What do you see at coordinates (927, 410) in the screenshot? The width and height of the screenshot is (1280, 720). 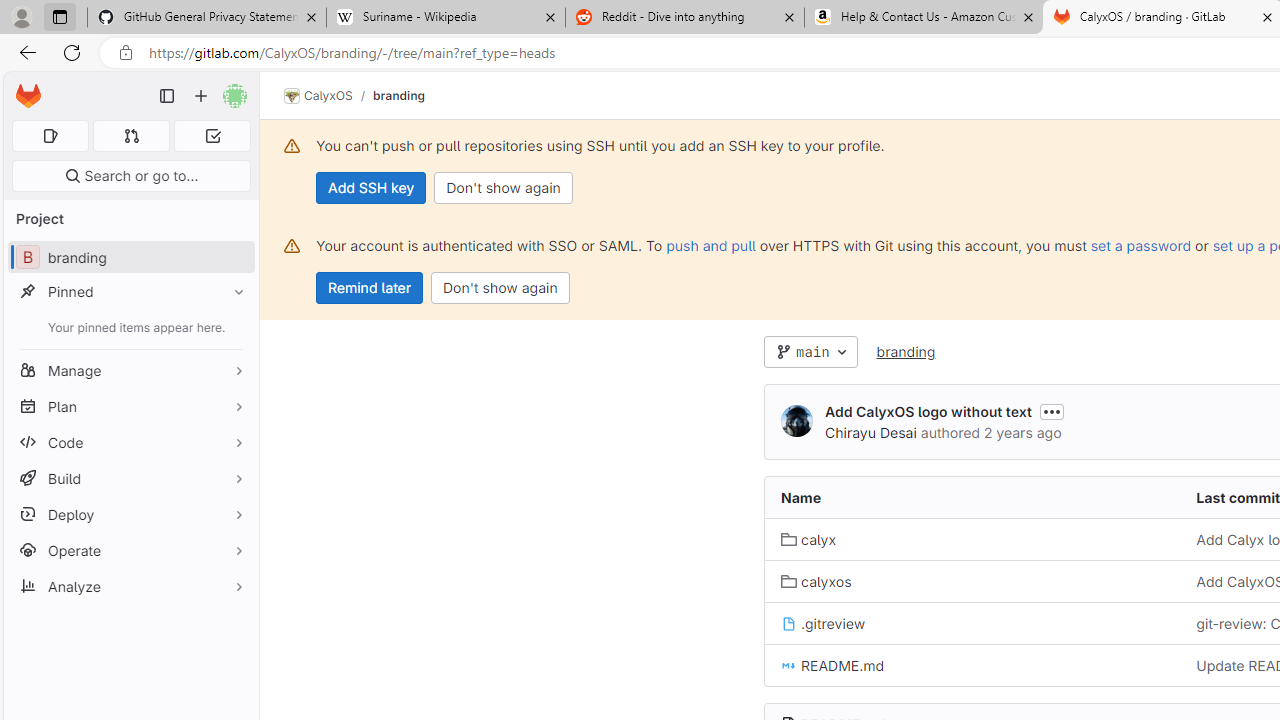 I see `'Add CalyxOS logo without text'` at bounding box center [927, 410].